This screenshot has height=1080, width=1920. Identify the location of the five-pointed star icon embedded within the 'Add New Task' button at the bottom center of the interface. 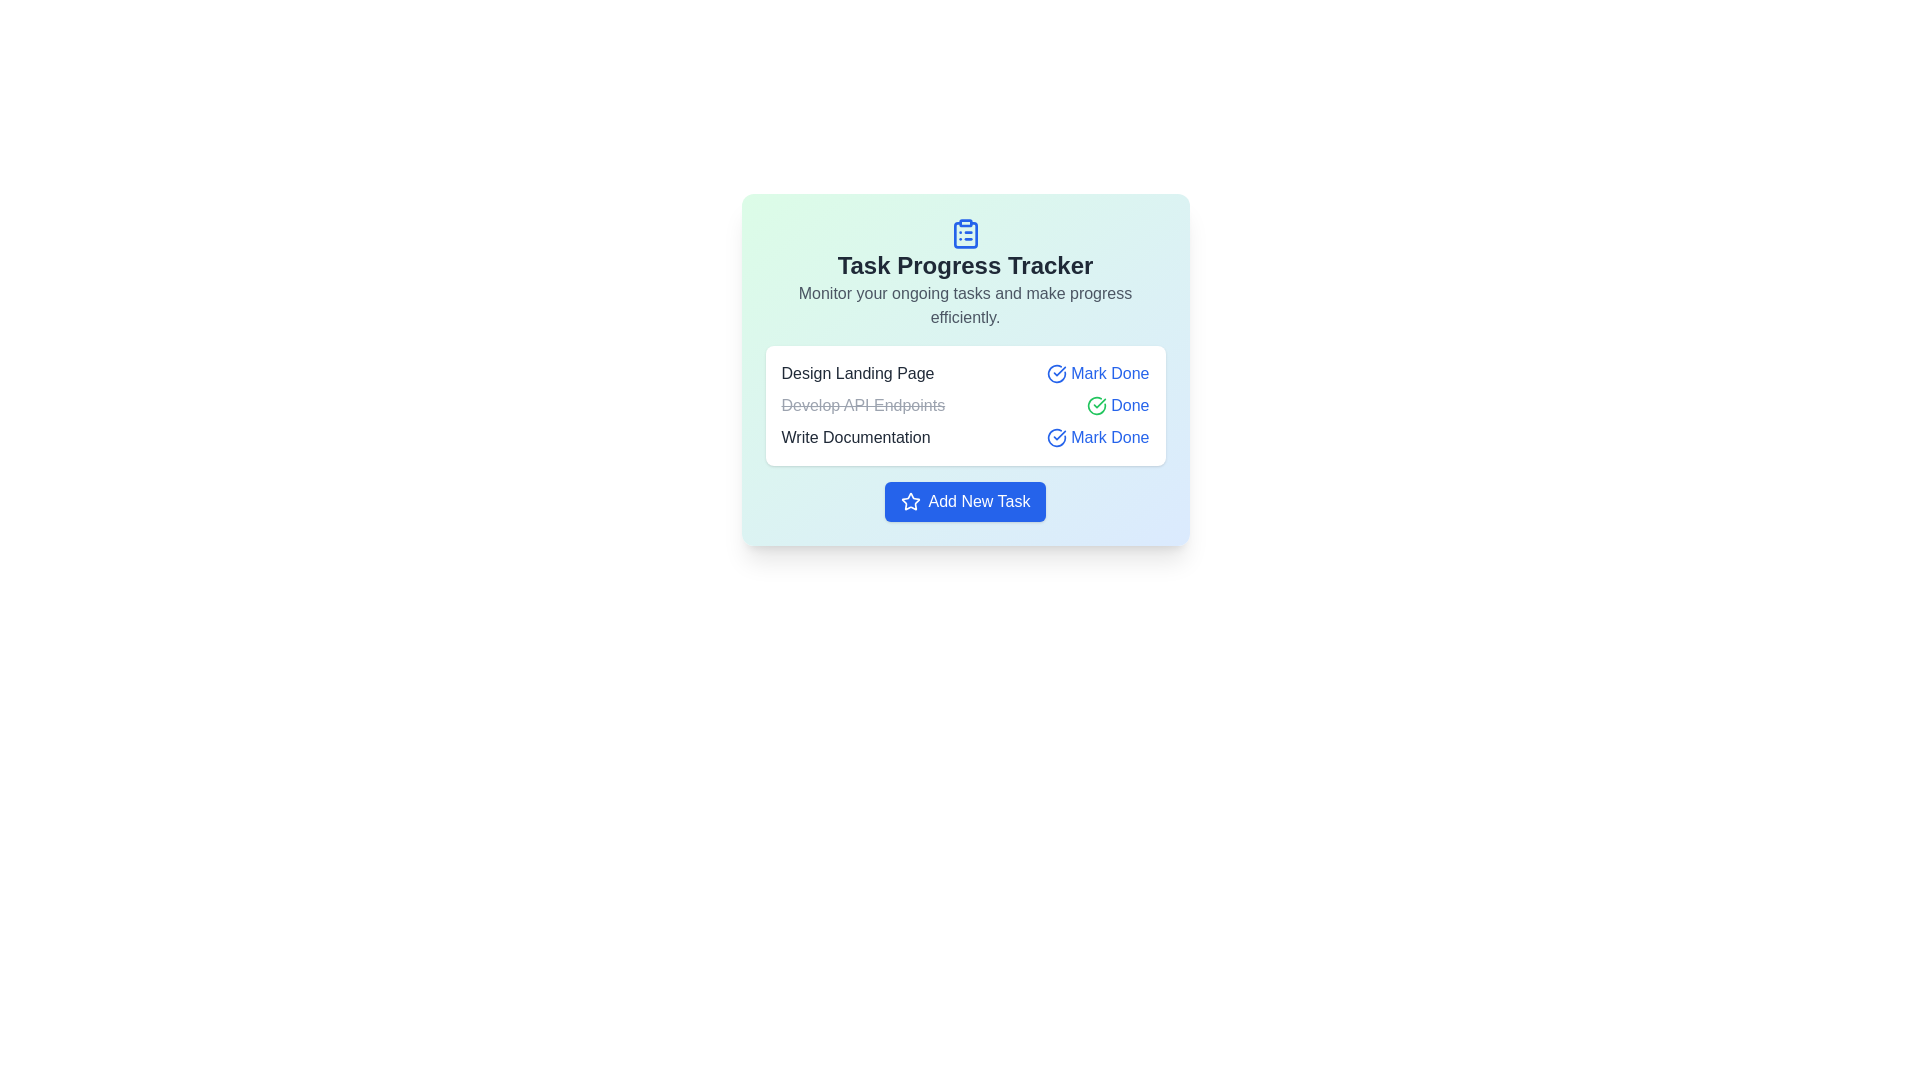
(909, 500).